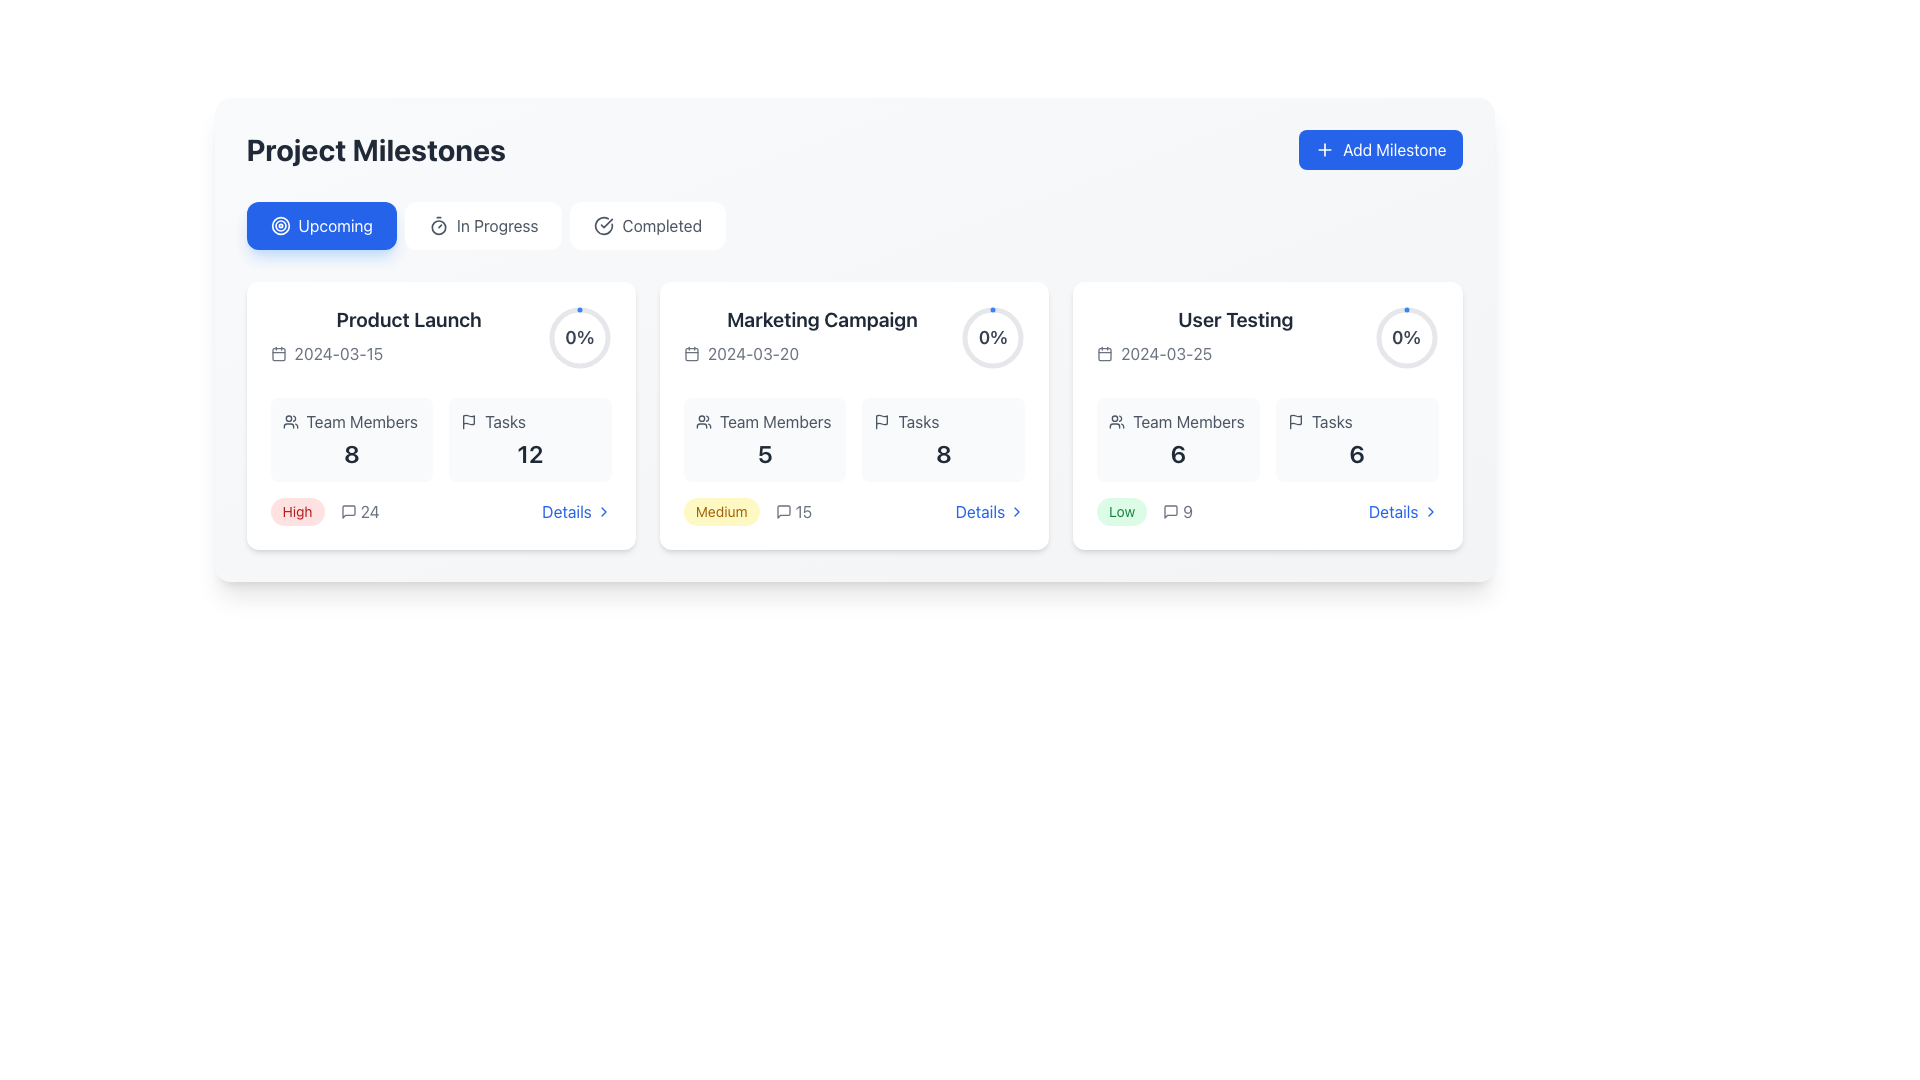 The image size is (1920, 1080). I want to click on the speech bubble graphical icon located above the comment count (15) in the 'Marketing Campaign' milestone card, which is the second icon in the row of milestone cards, so click(782, 511).